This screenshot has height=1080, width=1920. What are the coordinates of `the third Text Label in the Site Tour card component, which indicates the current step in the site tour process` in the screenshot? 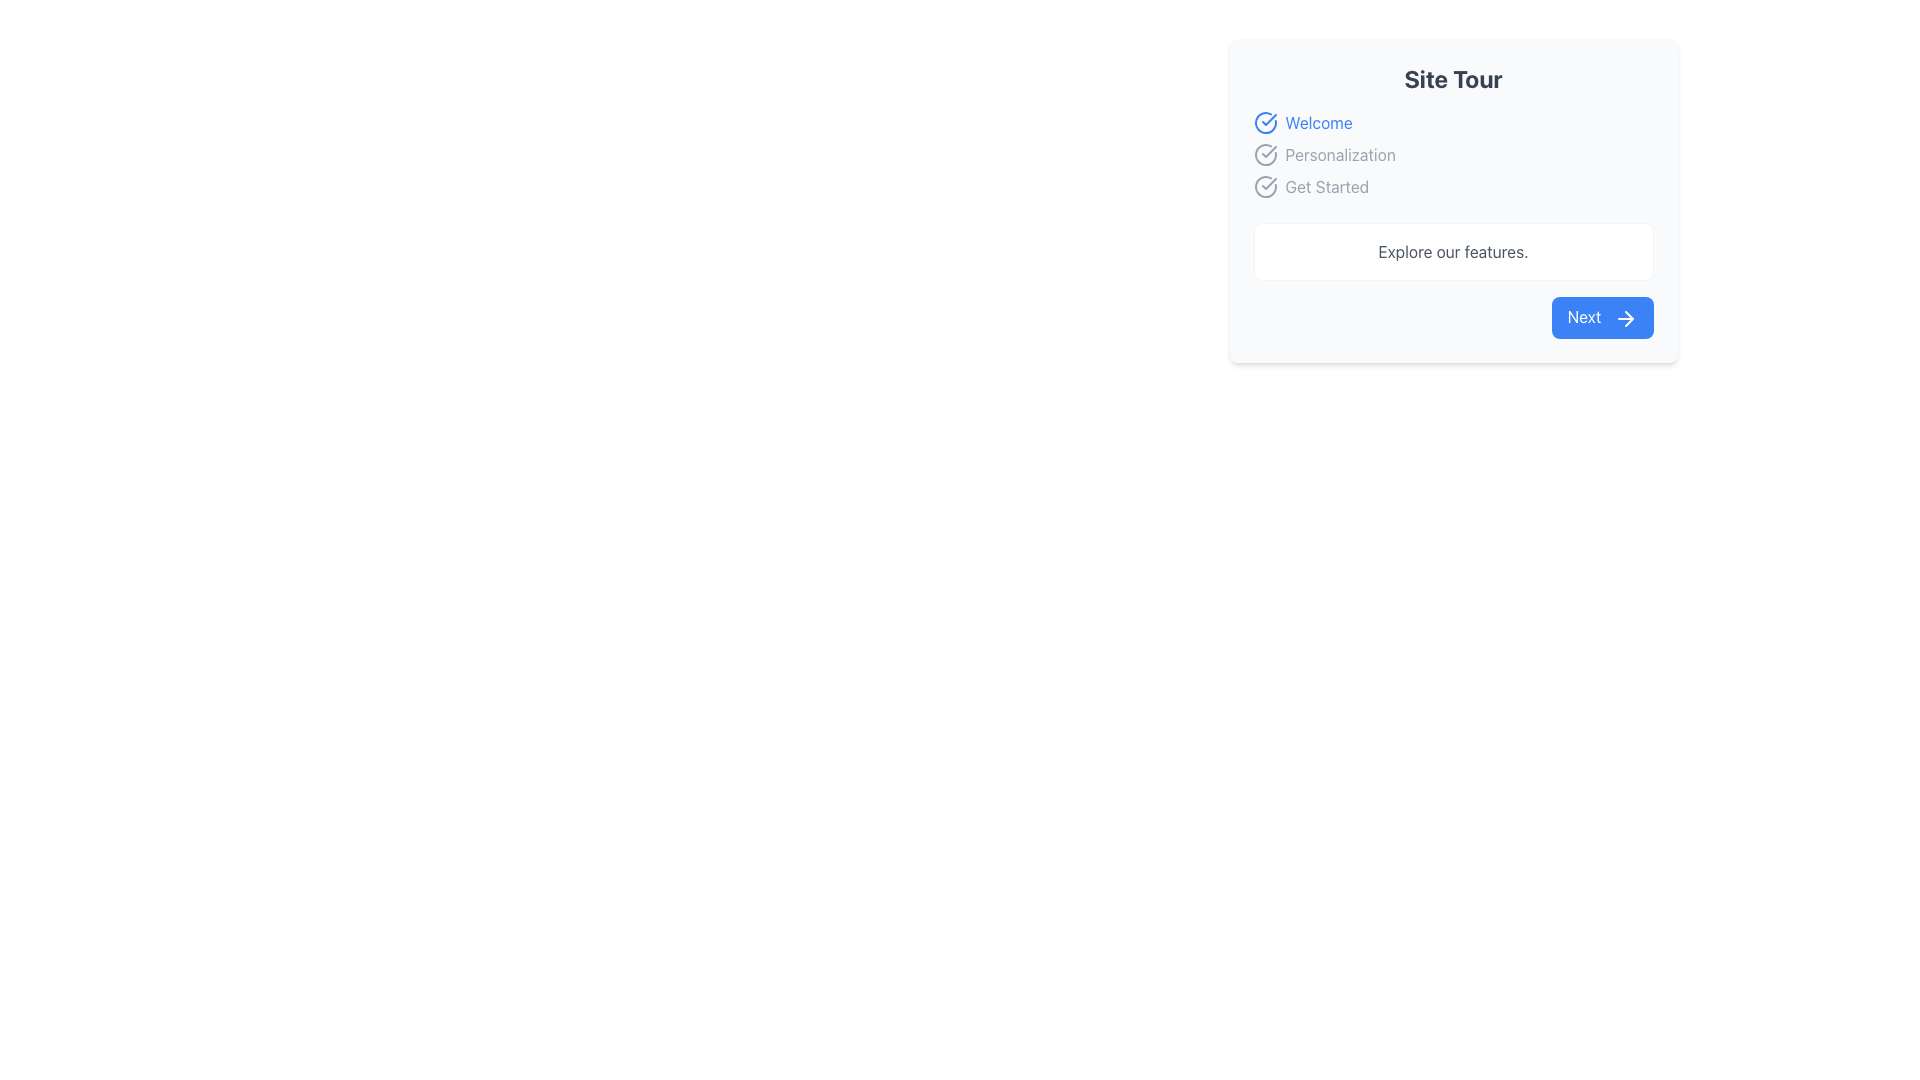 It's located at (1327, 186).